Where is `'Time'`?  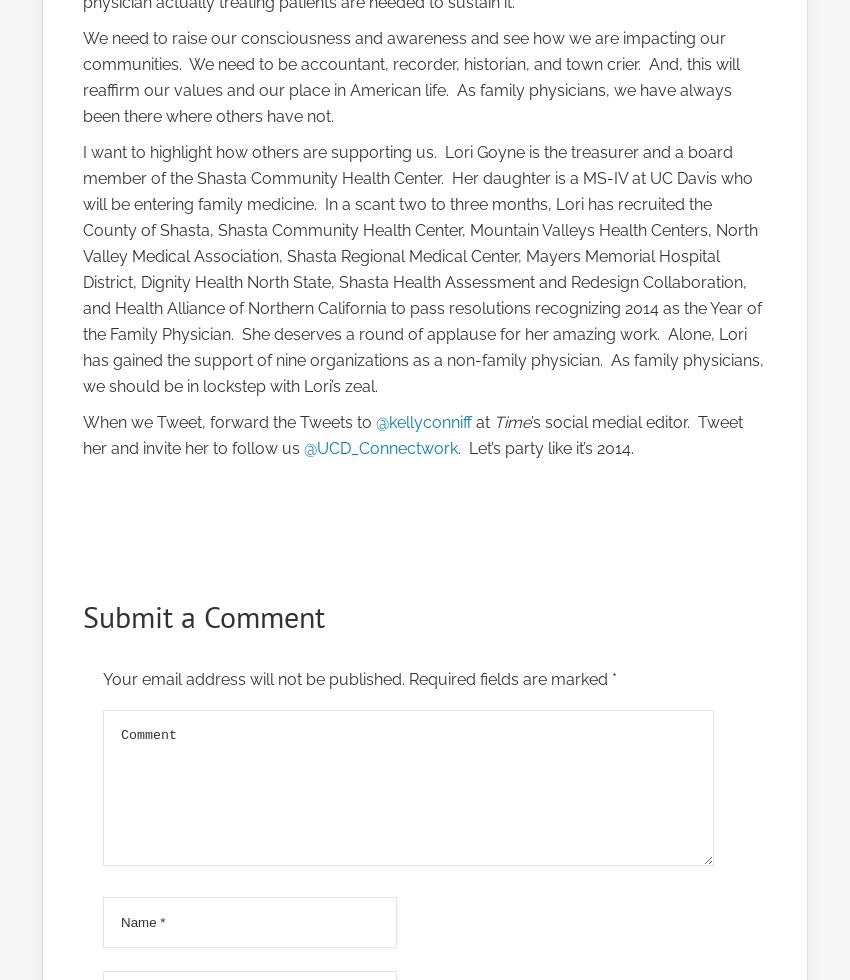 'Time' is located at coordinates (494, 422).